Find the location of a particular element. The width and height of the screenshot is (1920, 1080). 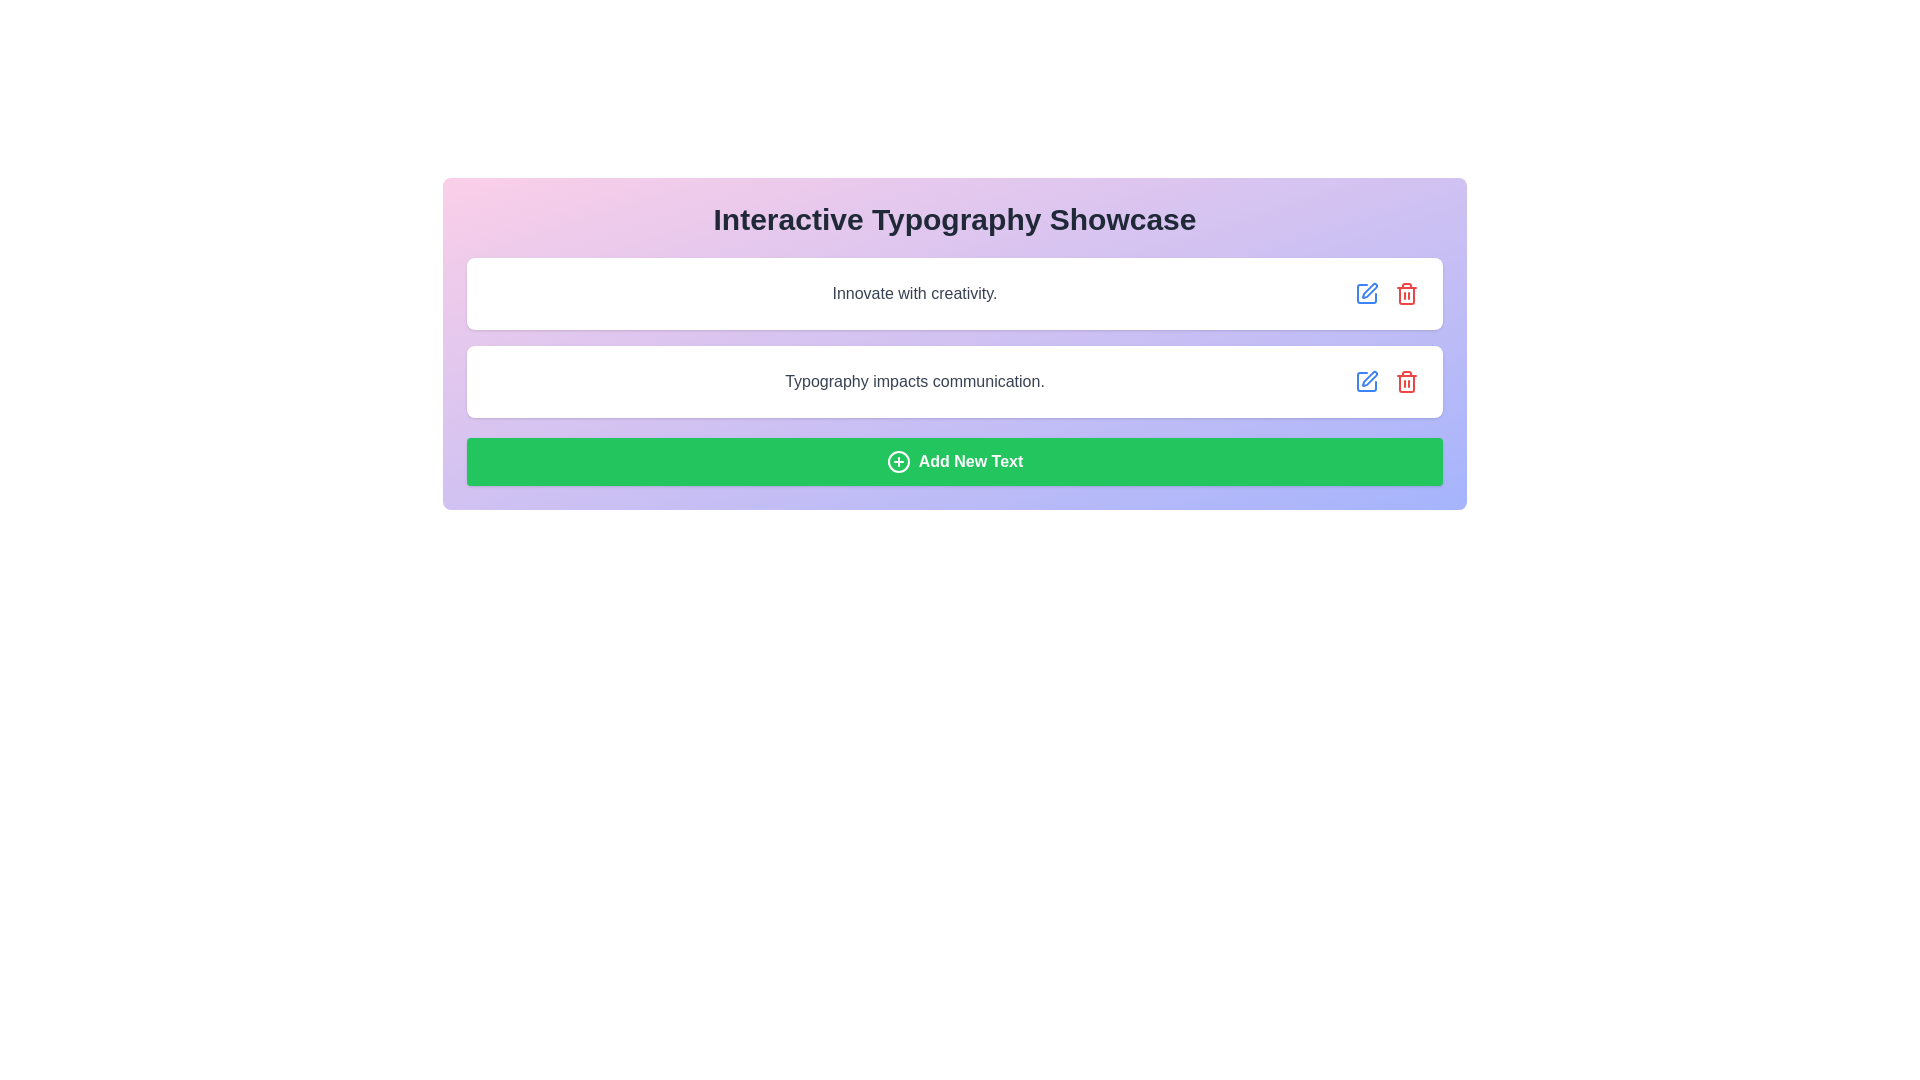

the red trash can icon button located at the far-right of the list item associated with the text 'Innovate with creativity' is located at coordinates (1405, 293).